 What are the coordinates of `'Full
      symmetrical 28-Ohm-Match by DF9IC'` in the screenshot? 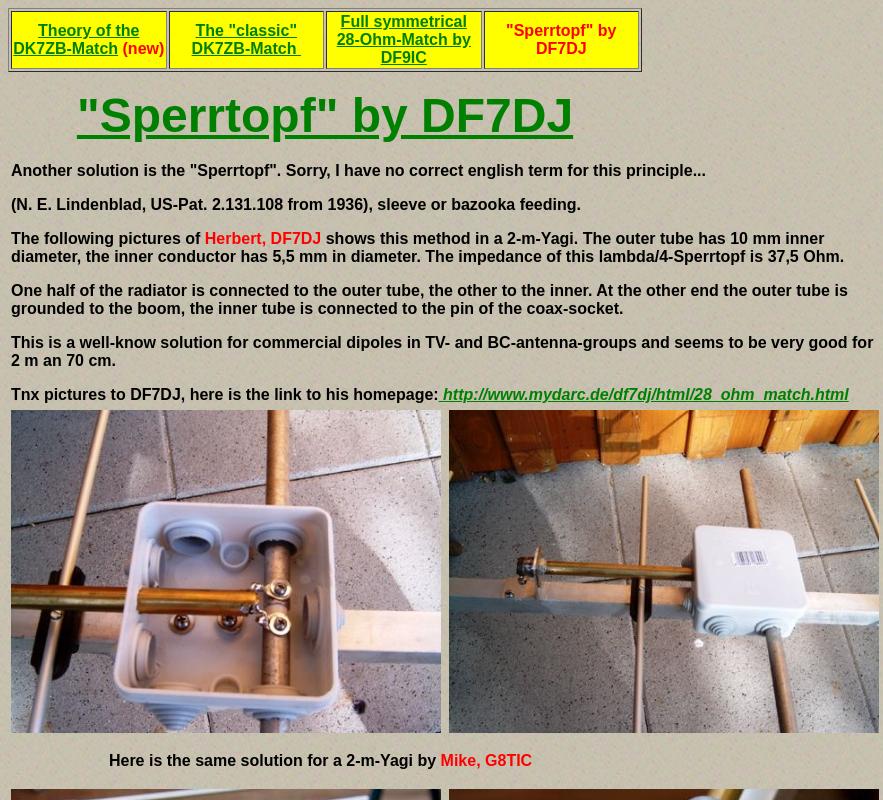 It's located at (334, 38).